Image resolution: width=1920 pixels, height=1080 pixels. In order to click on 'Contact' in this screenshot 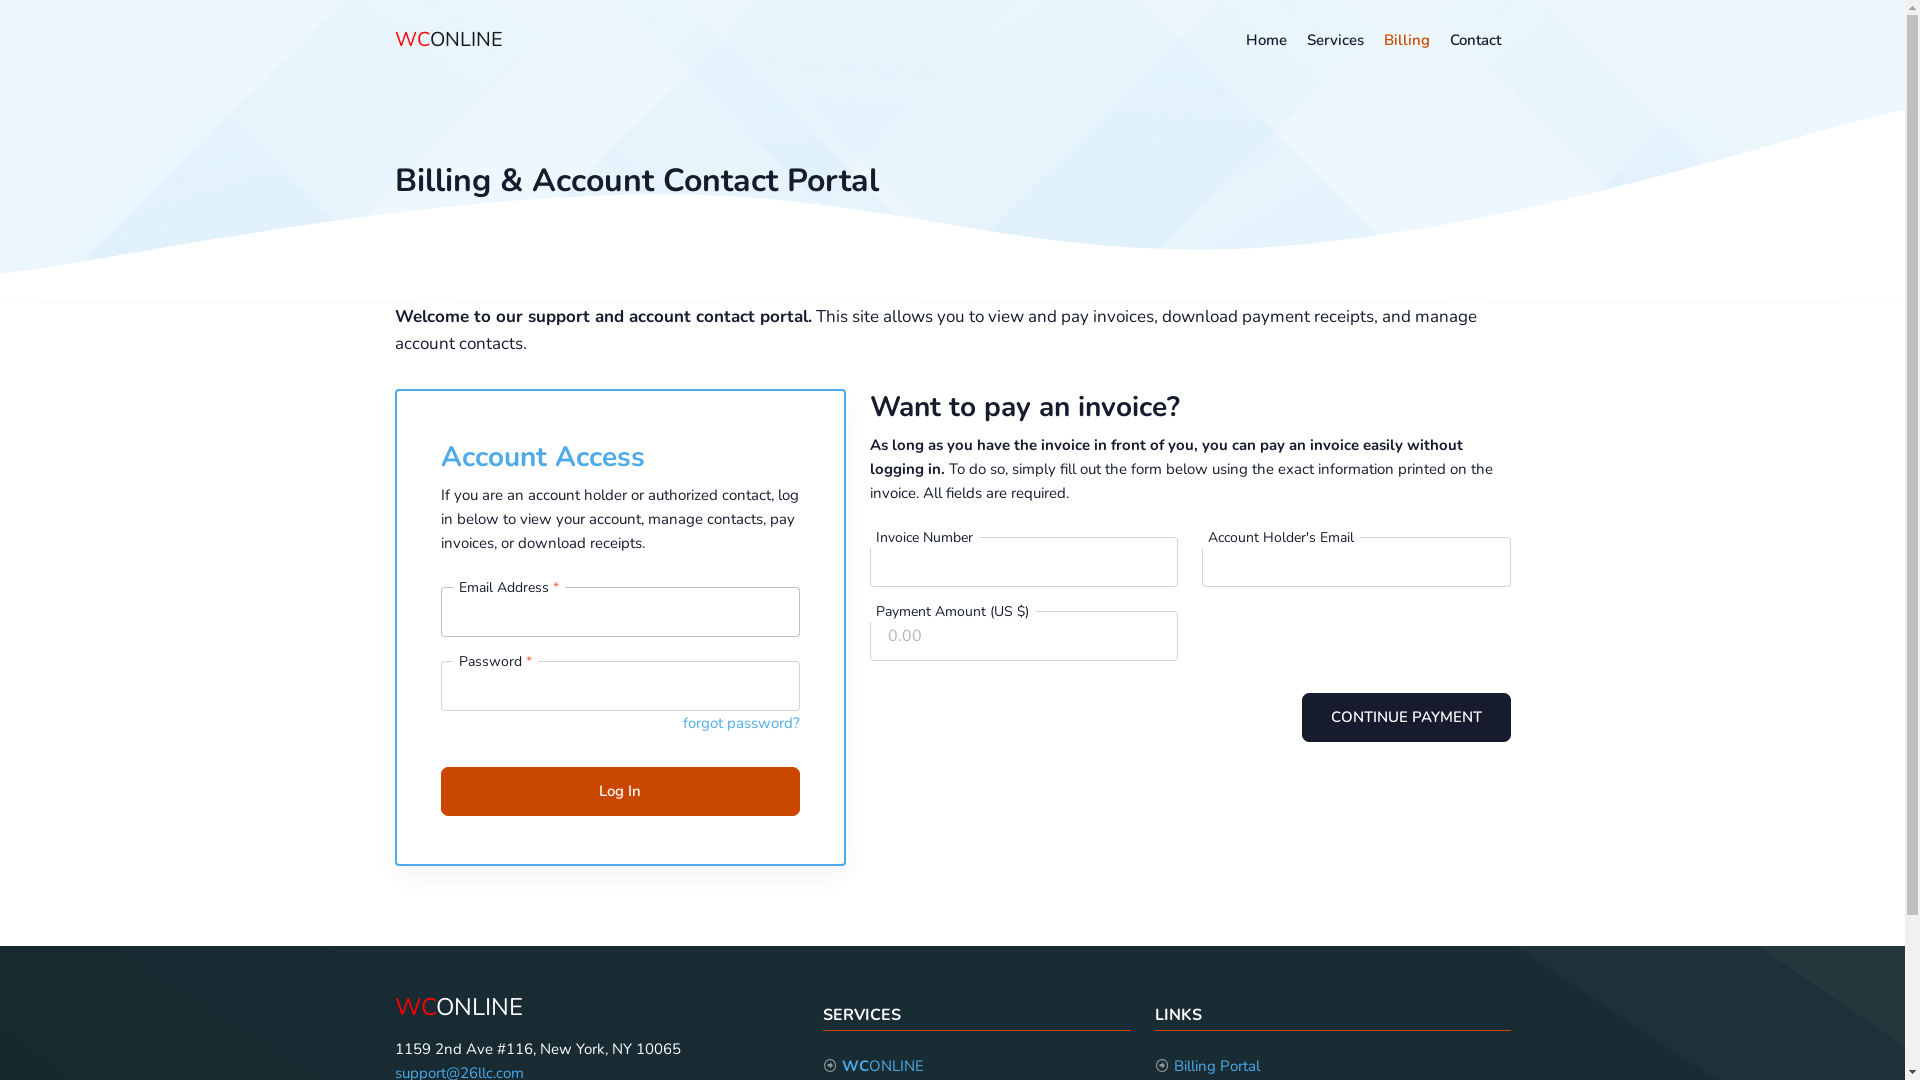, I will do `click(1475, 40)`.